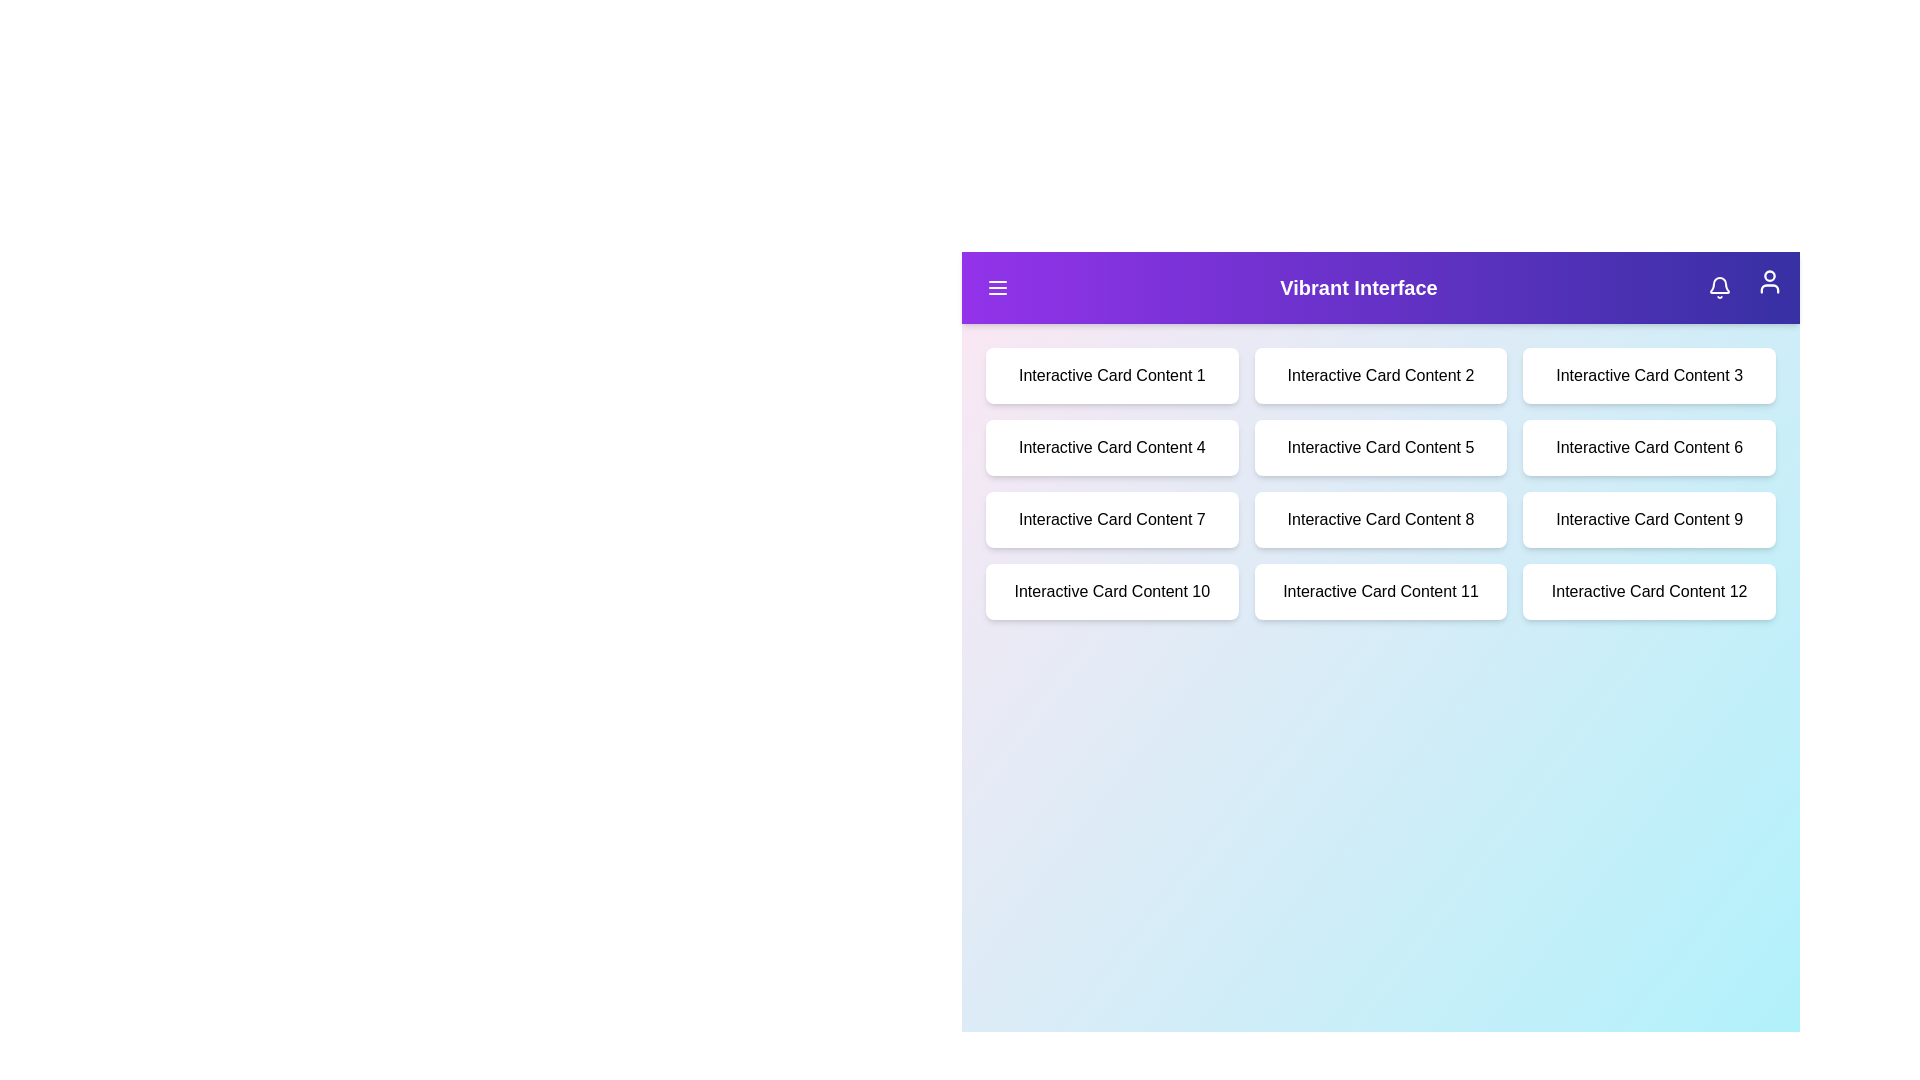 Image resolution: width=1920 pixels, height=1080 pixels. Describe the element at coordinates (998, 288) in the screenshot. I see `the menu button in the top-left corner` at that location.